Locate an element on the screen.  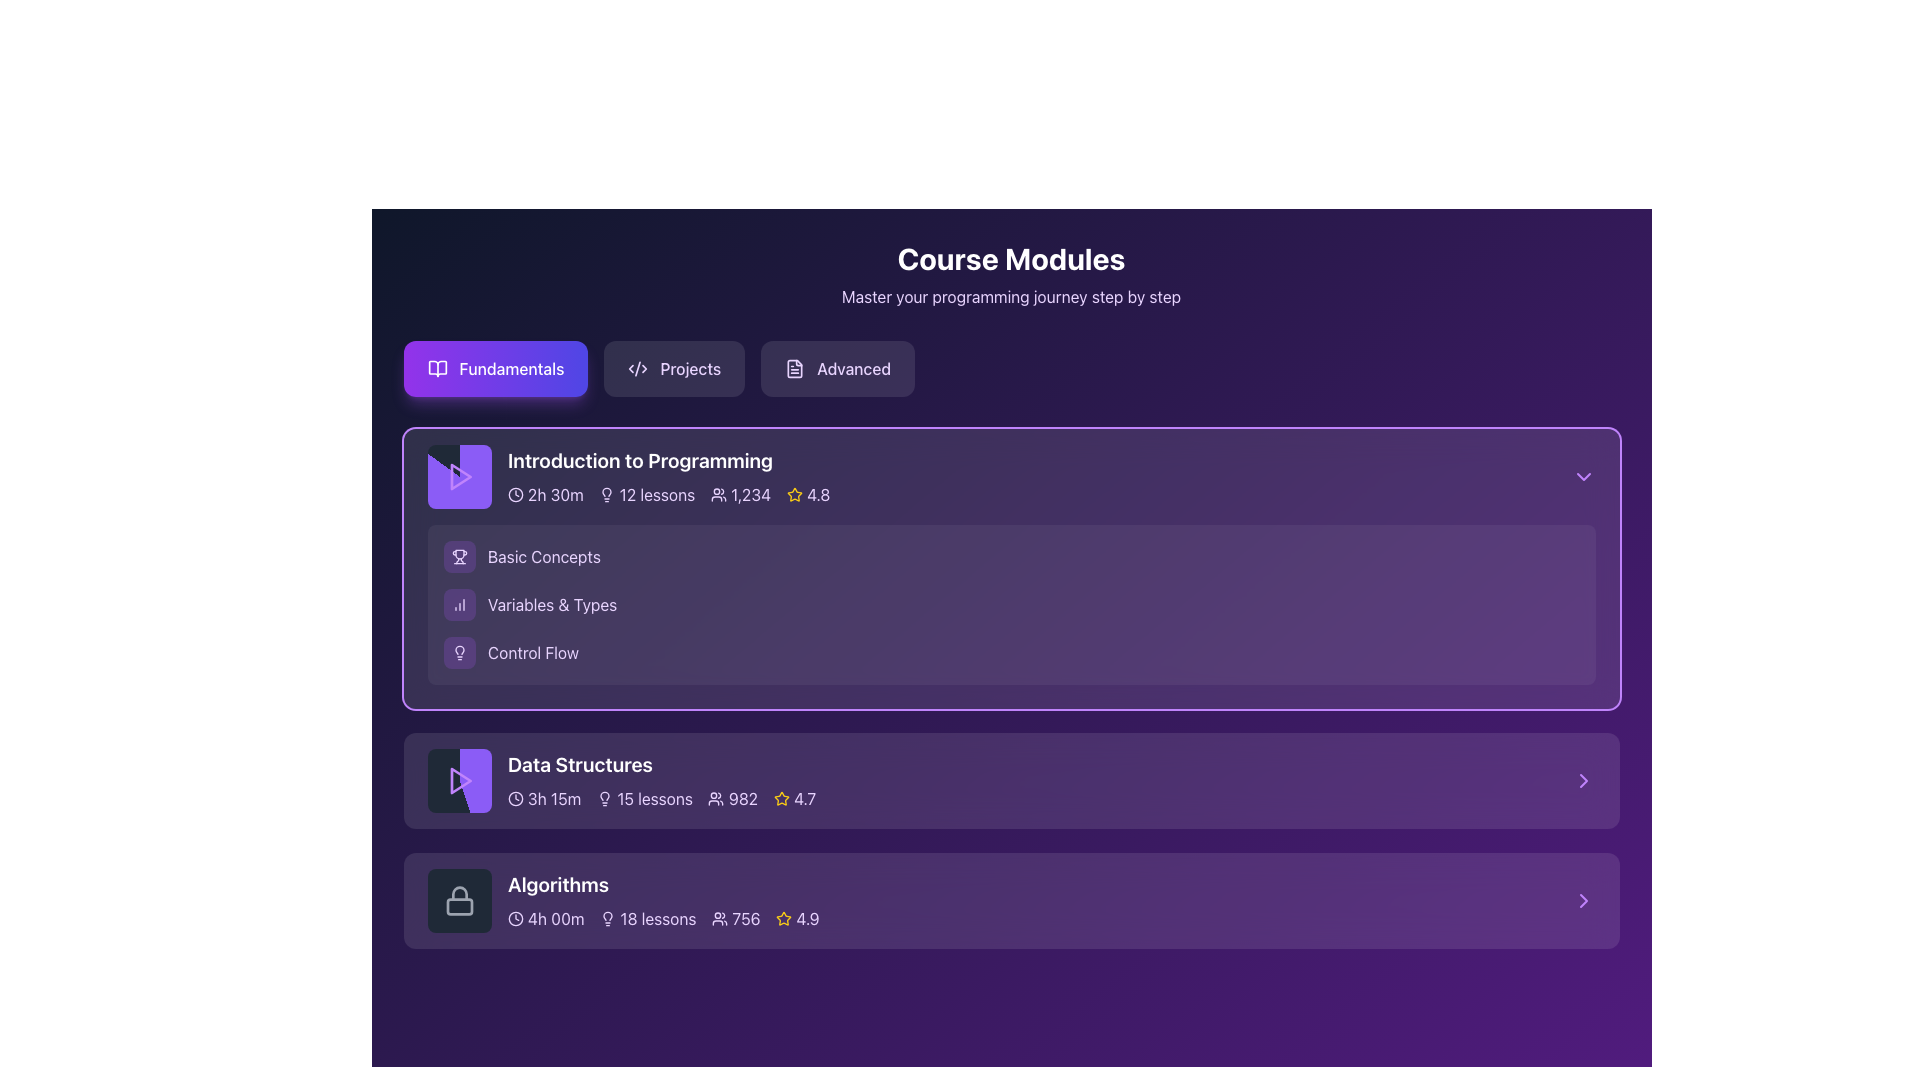
the lock icon located to the far left of the 'Algorithms' section is located at coordinates (458, 901).